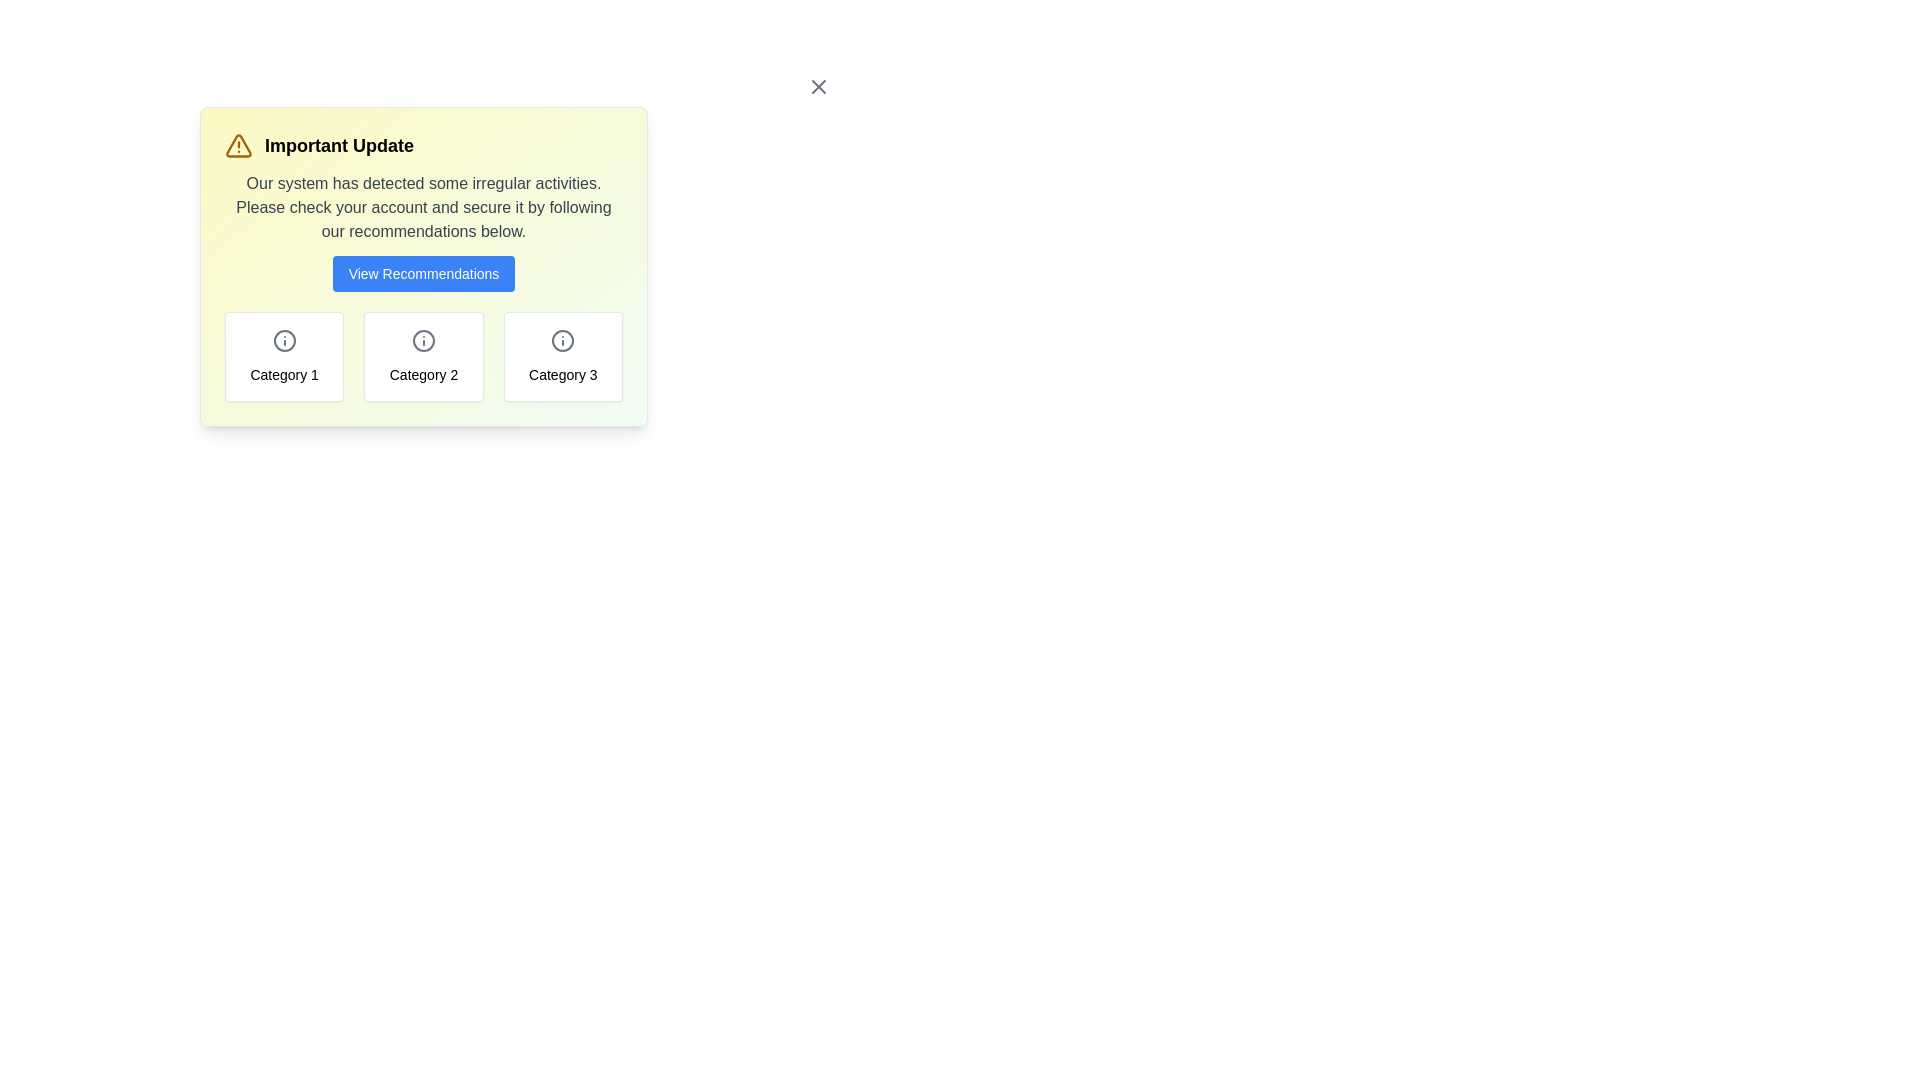 The width and height of the screenshot is (1920, 1080). What do you see at coordinates (422, 273) in the screenshot?
I see `'View Recommendations' button` at bounding box center [422, 273].